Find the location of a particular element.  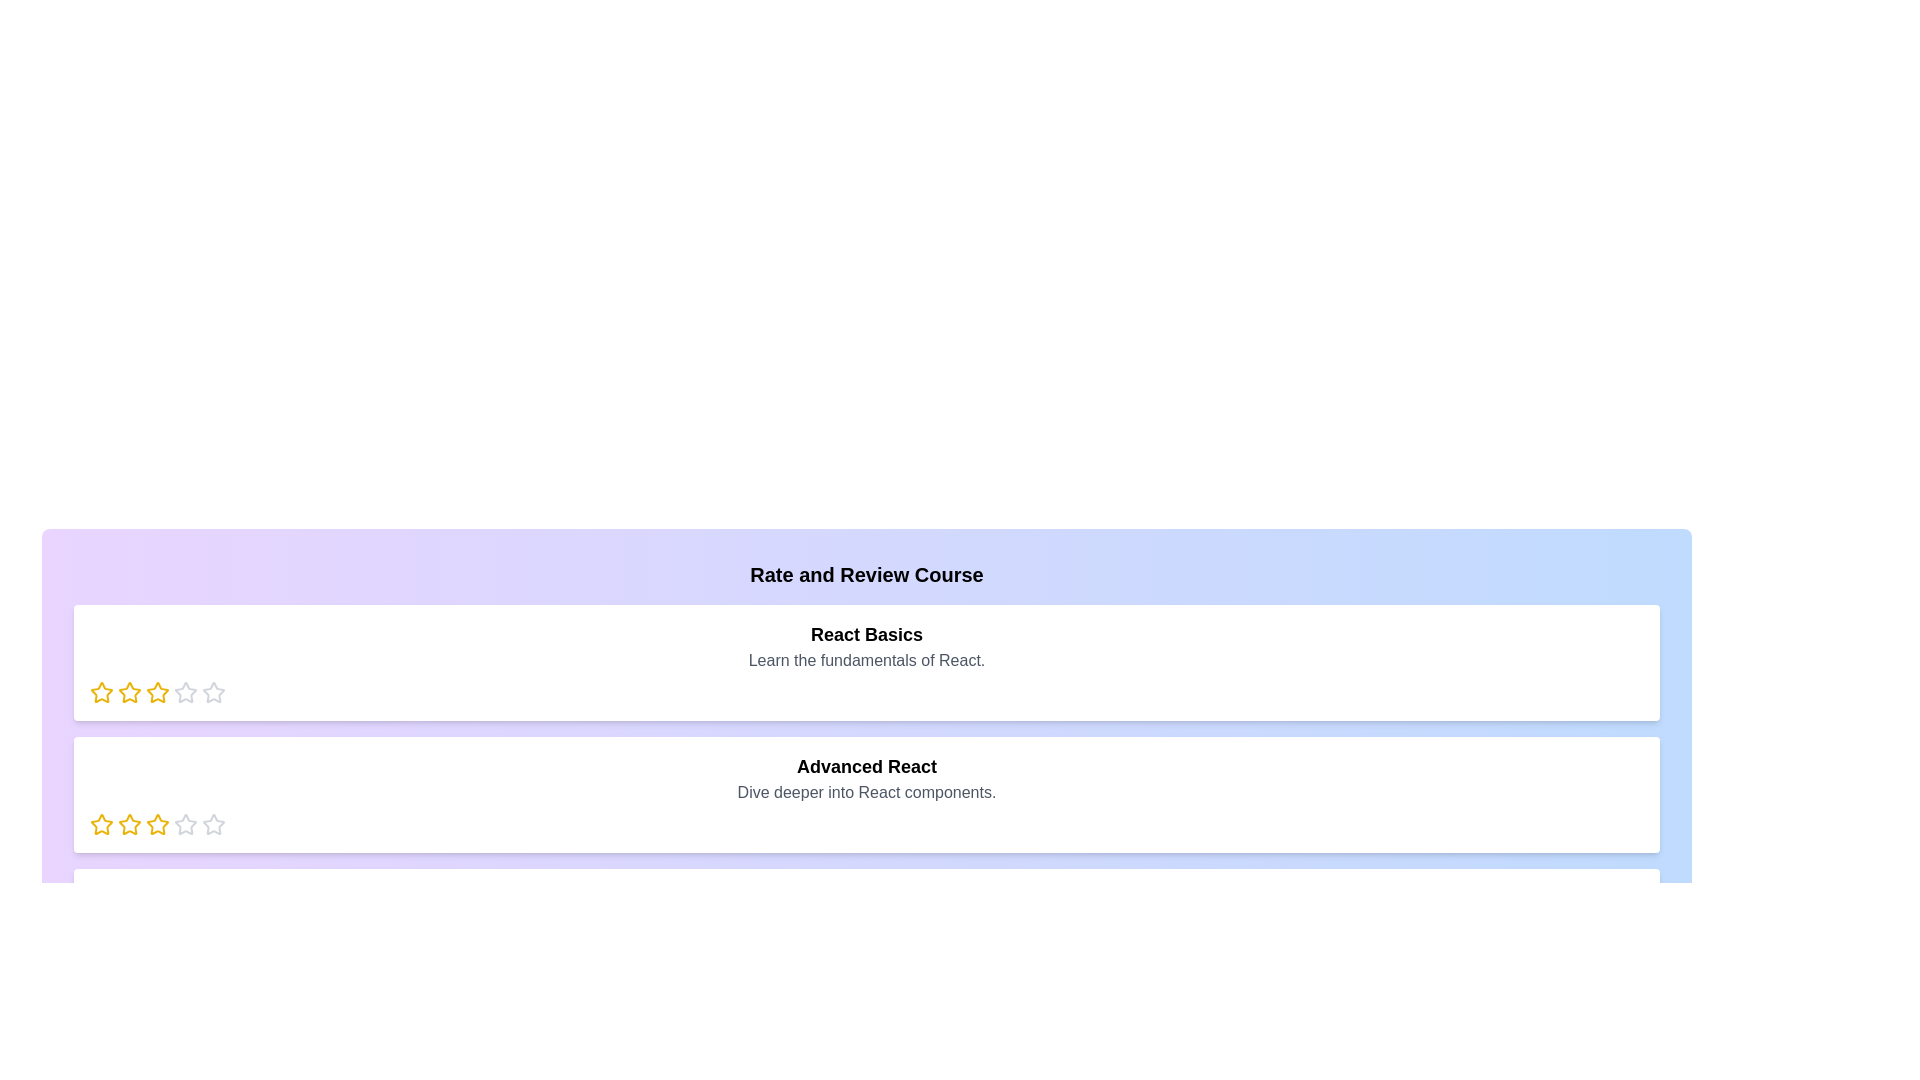

the fourth star icon in the horizontally aligned group of eight stars, located under the 'React Basics' section is located at coordinates (157, 692).